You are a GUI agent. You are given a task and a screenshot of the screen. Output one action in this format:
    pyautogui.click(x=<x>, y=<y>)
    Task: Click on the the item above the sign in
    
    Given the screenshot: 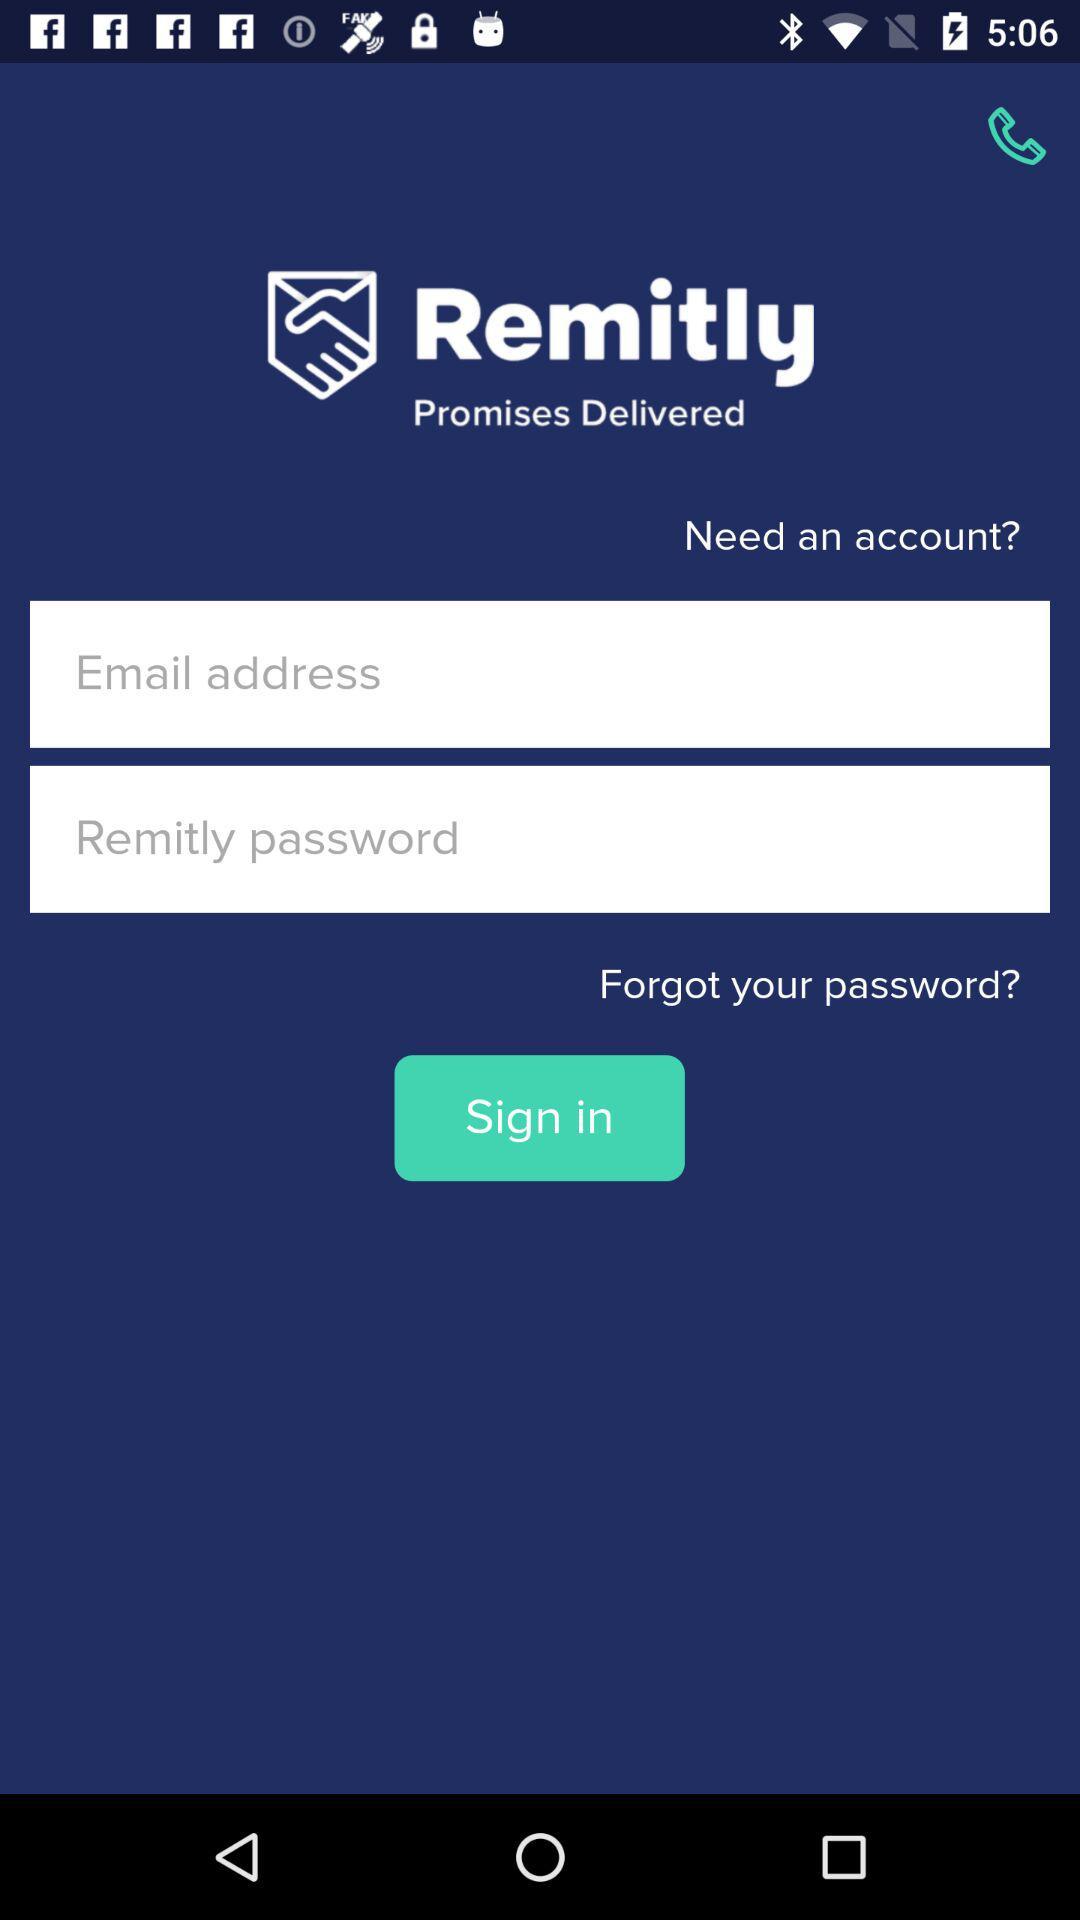 What is the action you would take?
    pyautogui.click(x=540, y=985)
    